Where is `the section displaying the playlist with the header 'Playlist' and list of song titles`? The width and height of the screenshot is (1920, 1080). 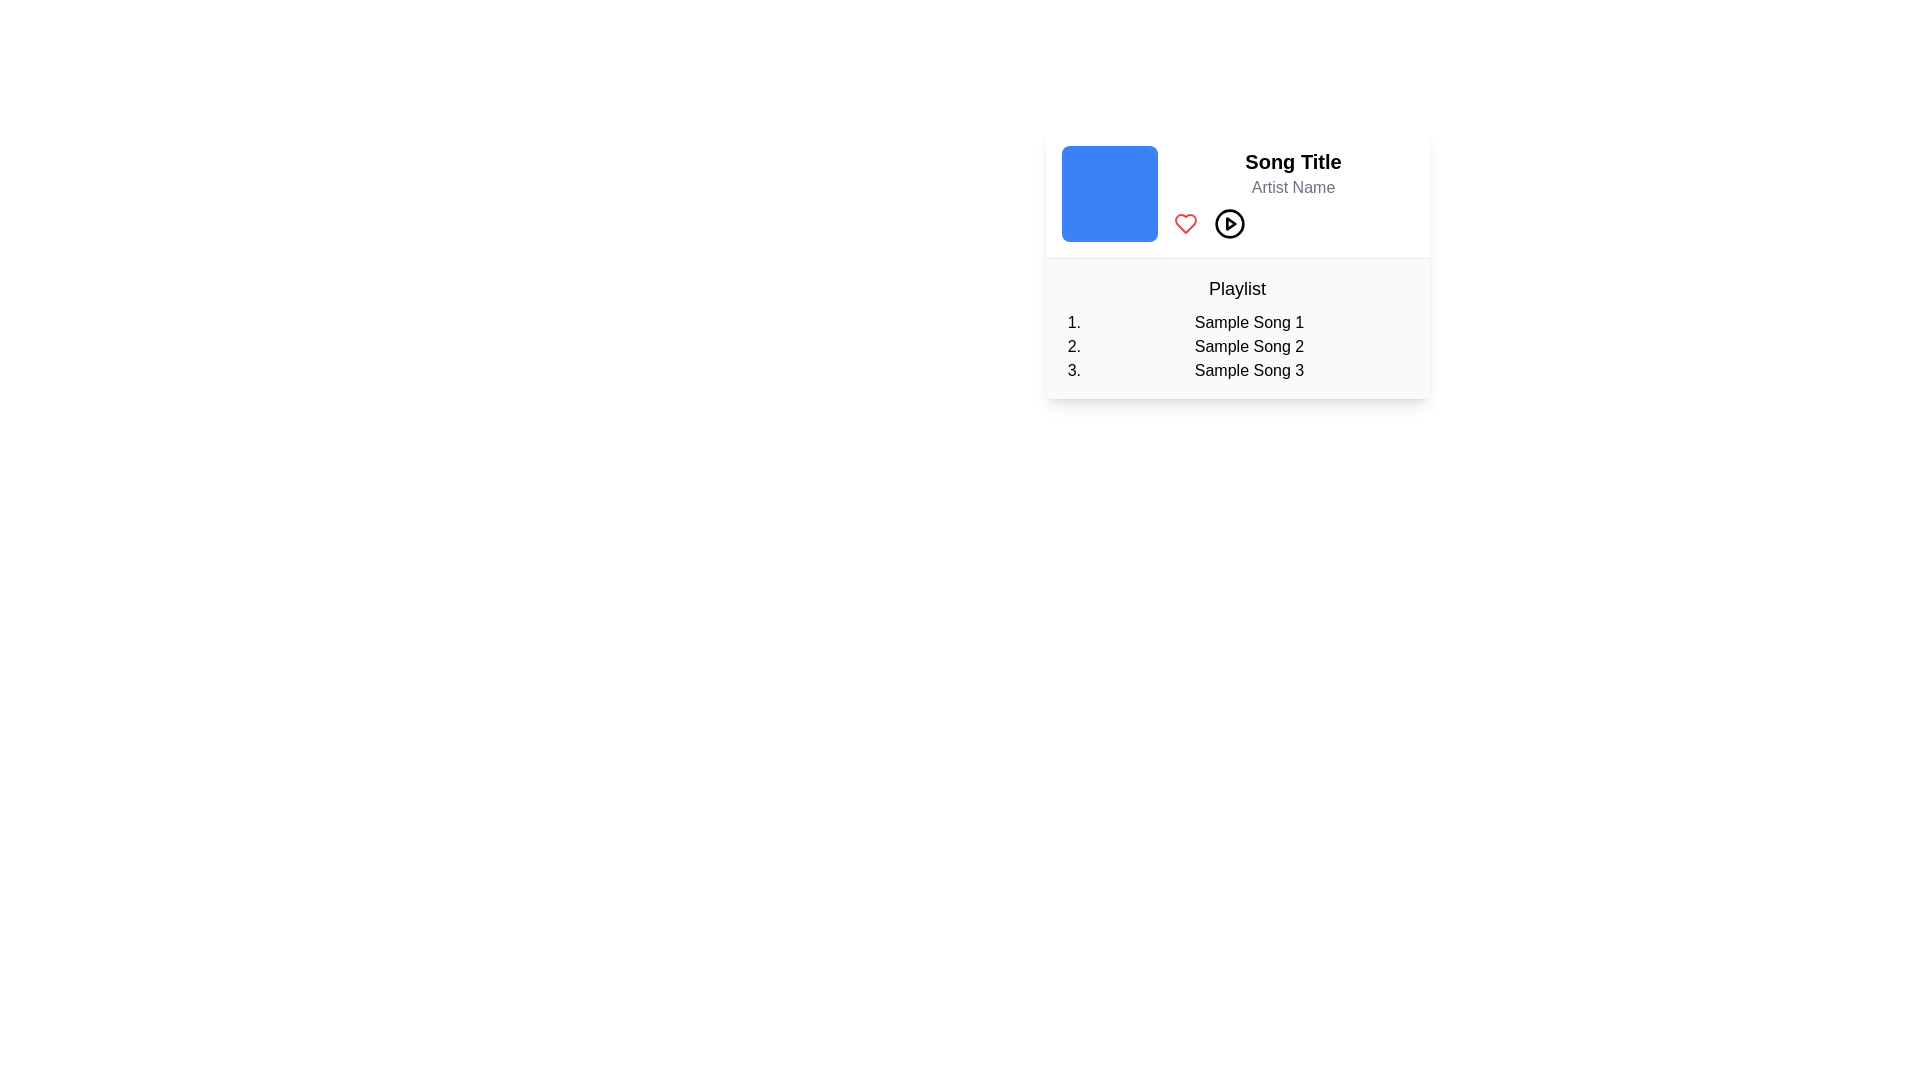
the section displaying the playlist with the header 'Playlist' and list of song titles is located at coordinates (1236, 327).